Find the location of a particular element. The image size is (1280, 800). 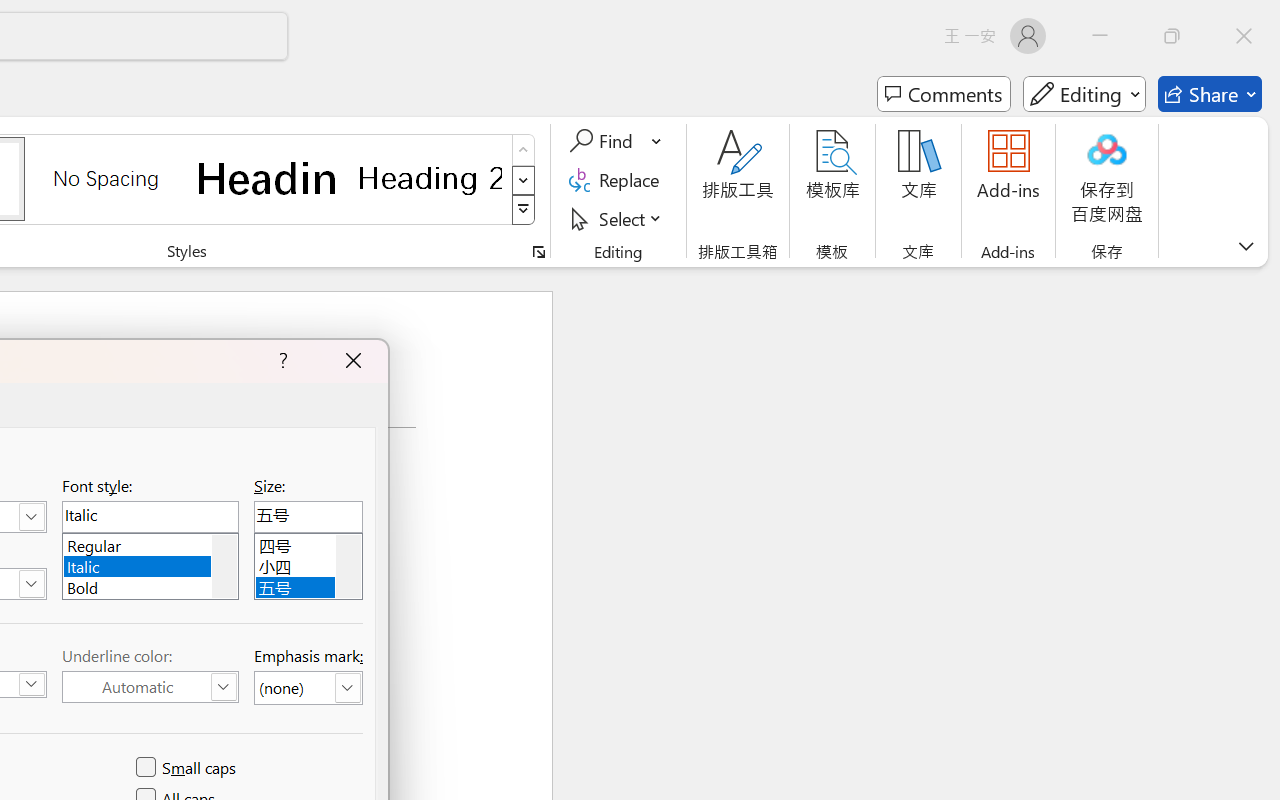

'Bold' is located at coordinates (149, 584).